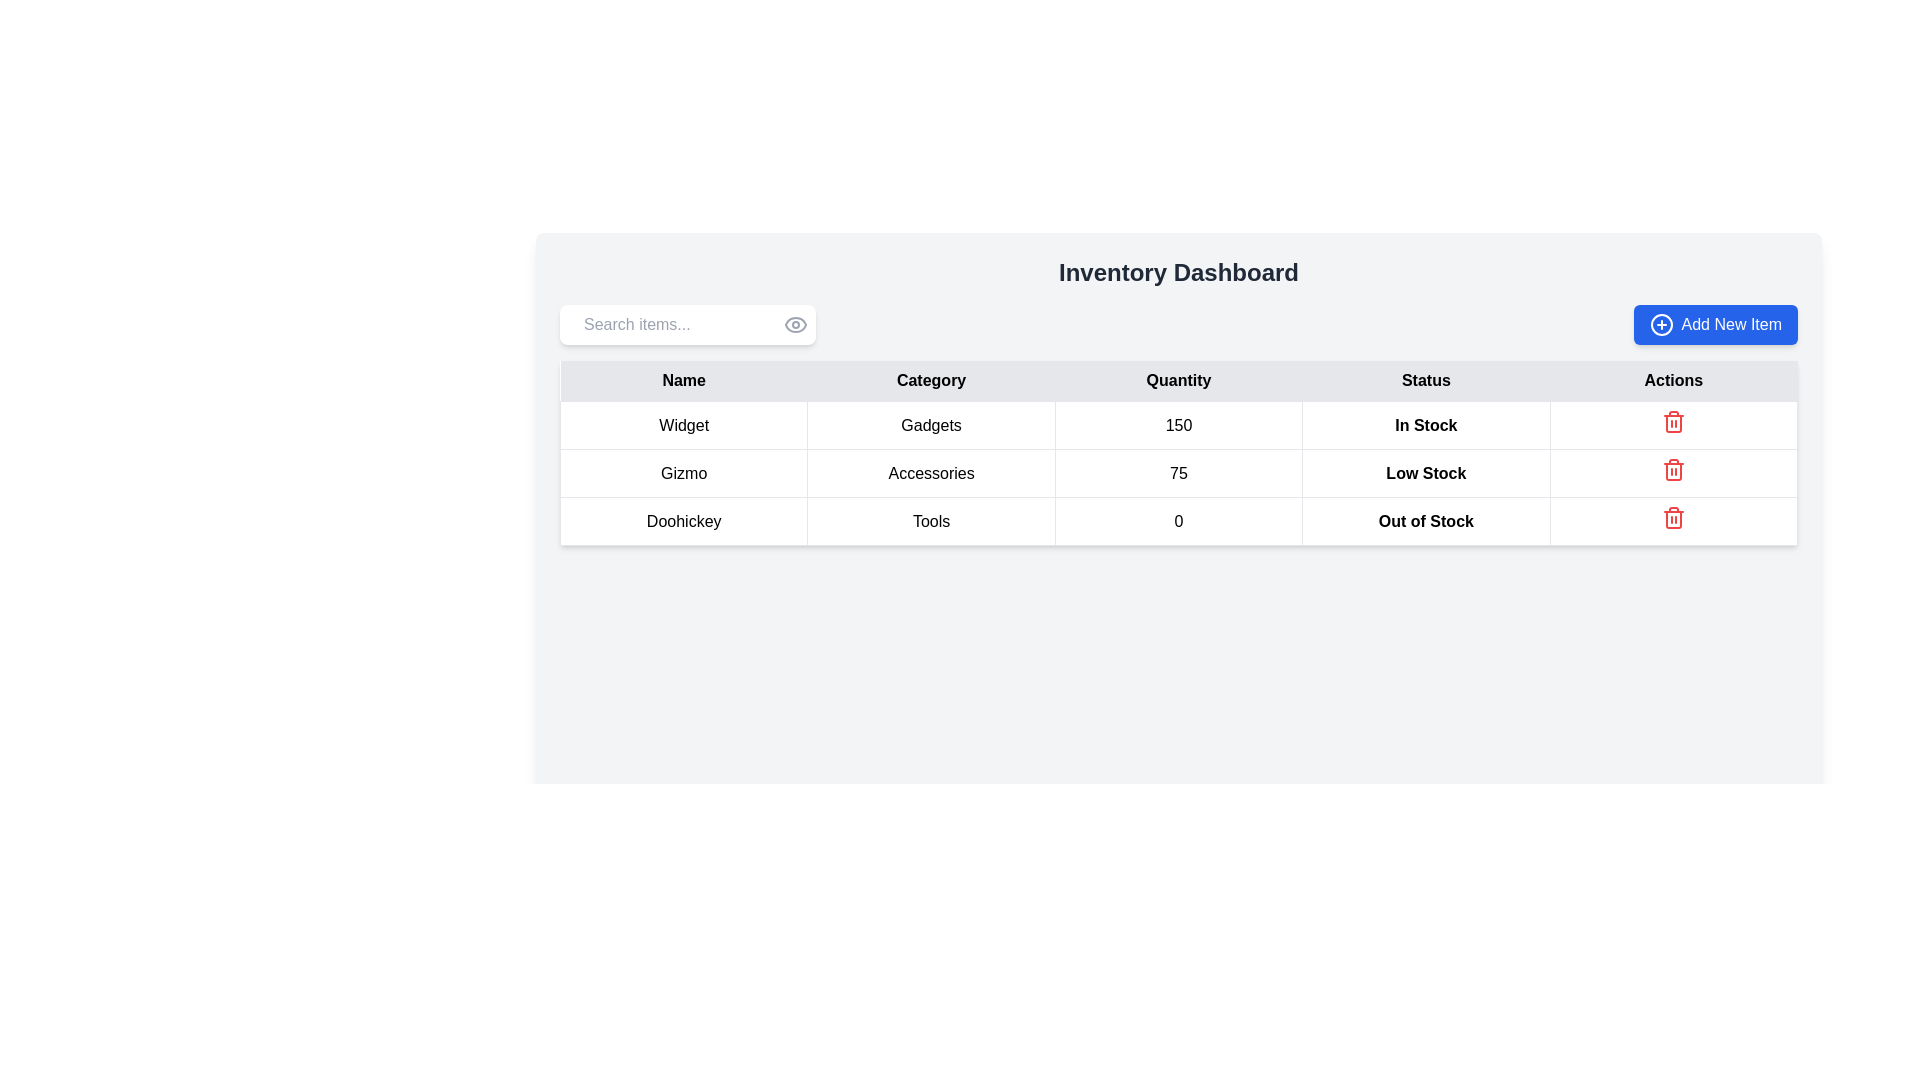 This screenshot has height=1080, width=1920. What do you see at coordinates (1661, 323) in the screenshot?
I see `the graphical icon (circle) that represents the 'Add New Item' button, located in the top-right corner of the dashboard interface above the table` at bounding box center [1661, 323].